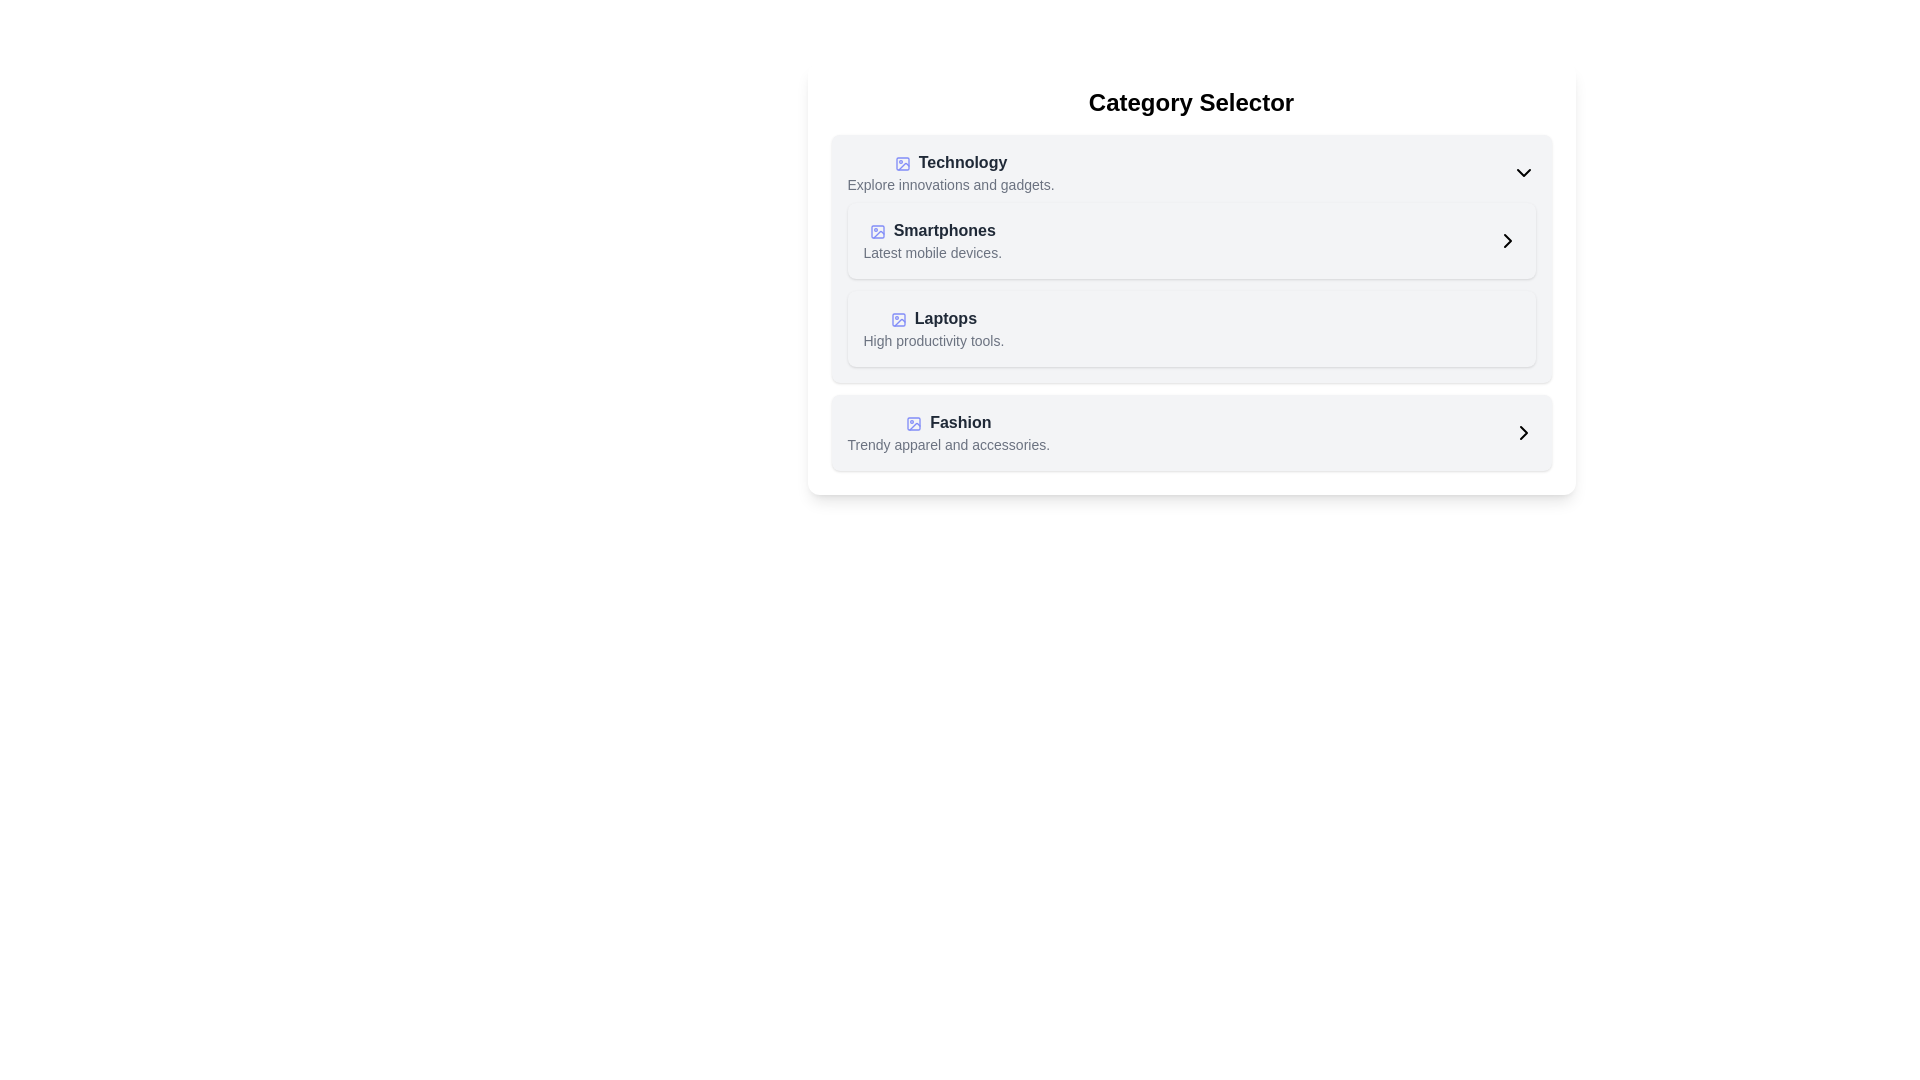 This screenshot has width=1920, height=1080. I want to click on the right arrow icon at the top-right corner of the 'Smartphones' category block, so click(1507, 239).